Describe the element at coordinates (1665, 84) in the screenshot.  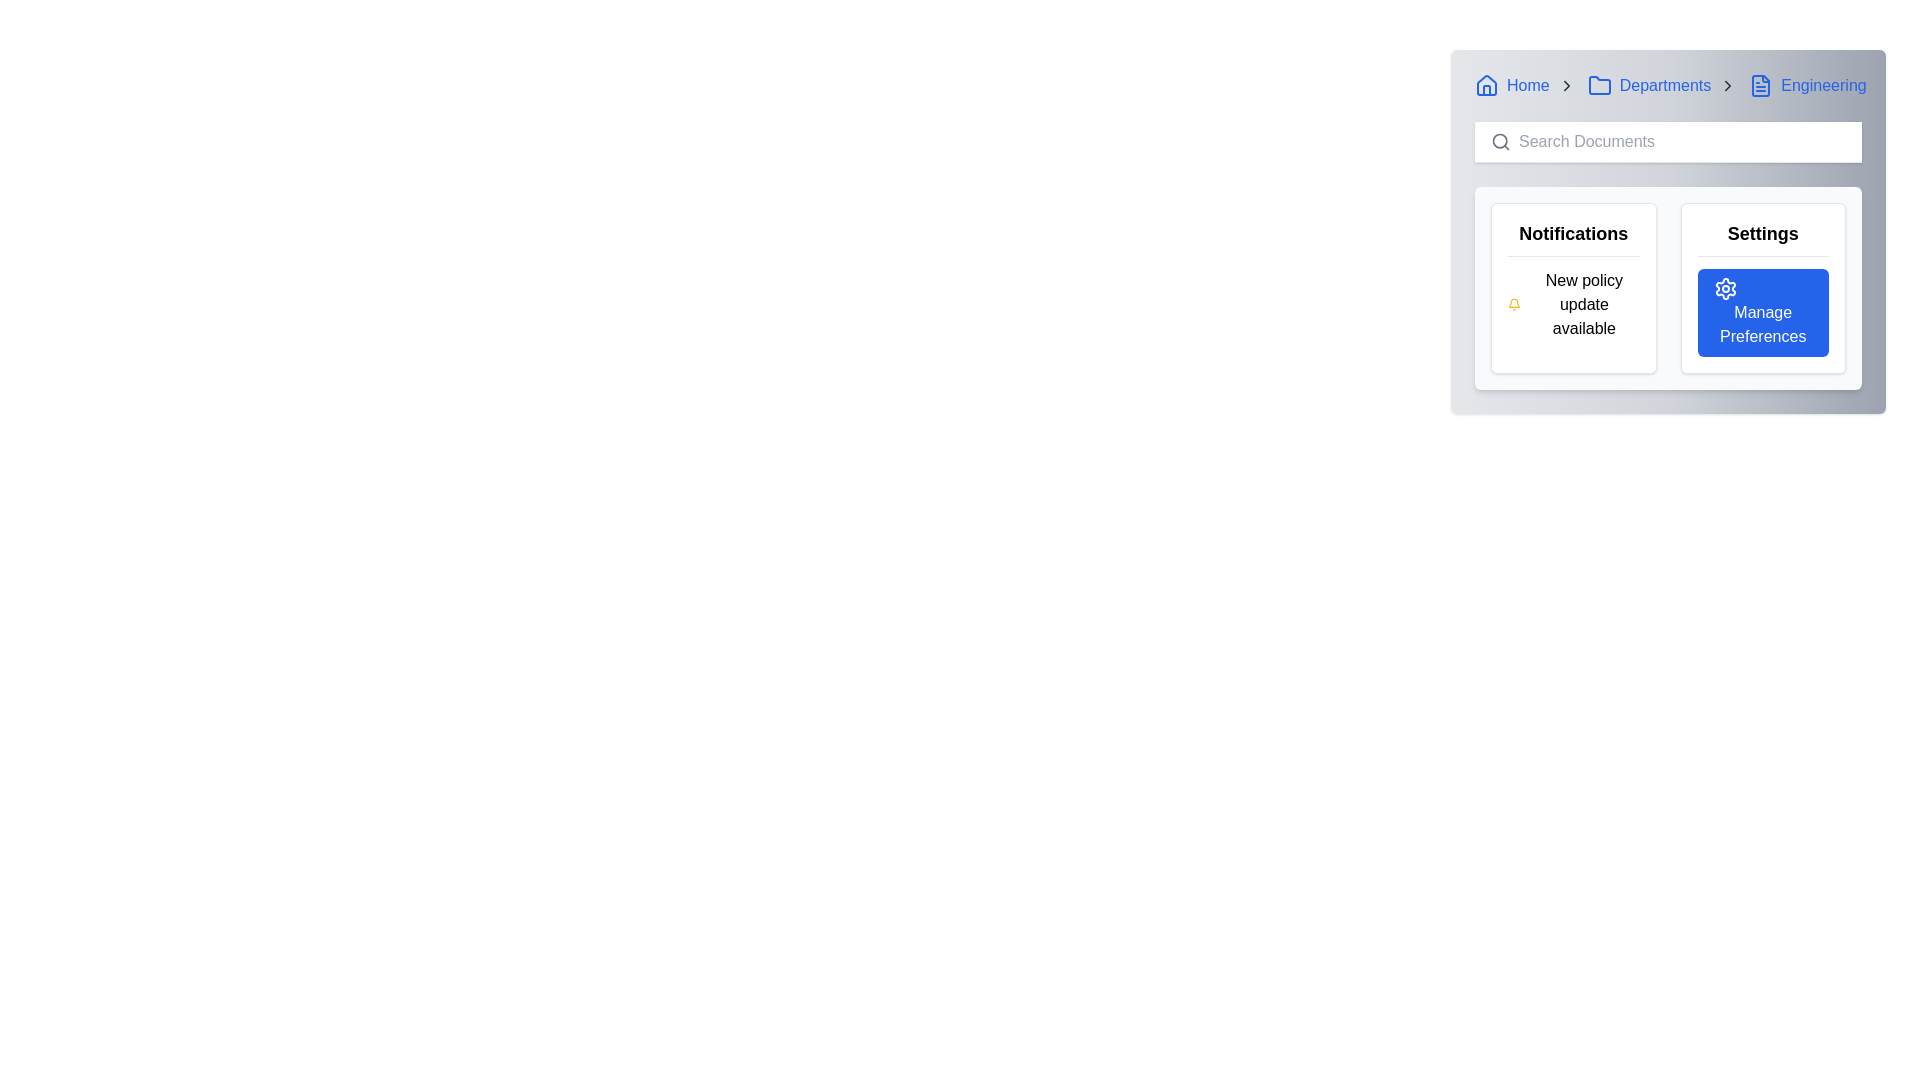
I see `the static text label that identifies the current navigation level in the breadcrumb, positioned as the third item after 'Home' and the folder icon` at that location.